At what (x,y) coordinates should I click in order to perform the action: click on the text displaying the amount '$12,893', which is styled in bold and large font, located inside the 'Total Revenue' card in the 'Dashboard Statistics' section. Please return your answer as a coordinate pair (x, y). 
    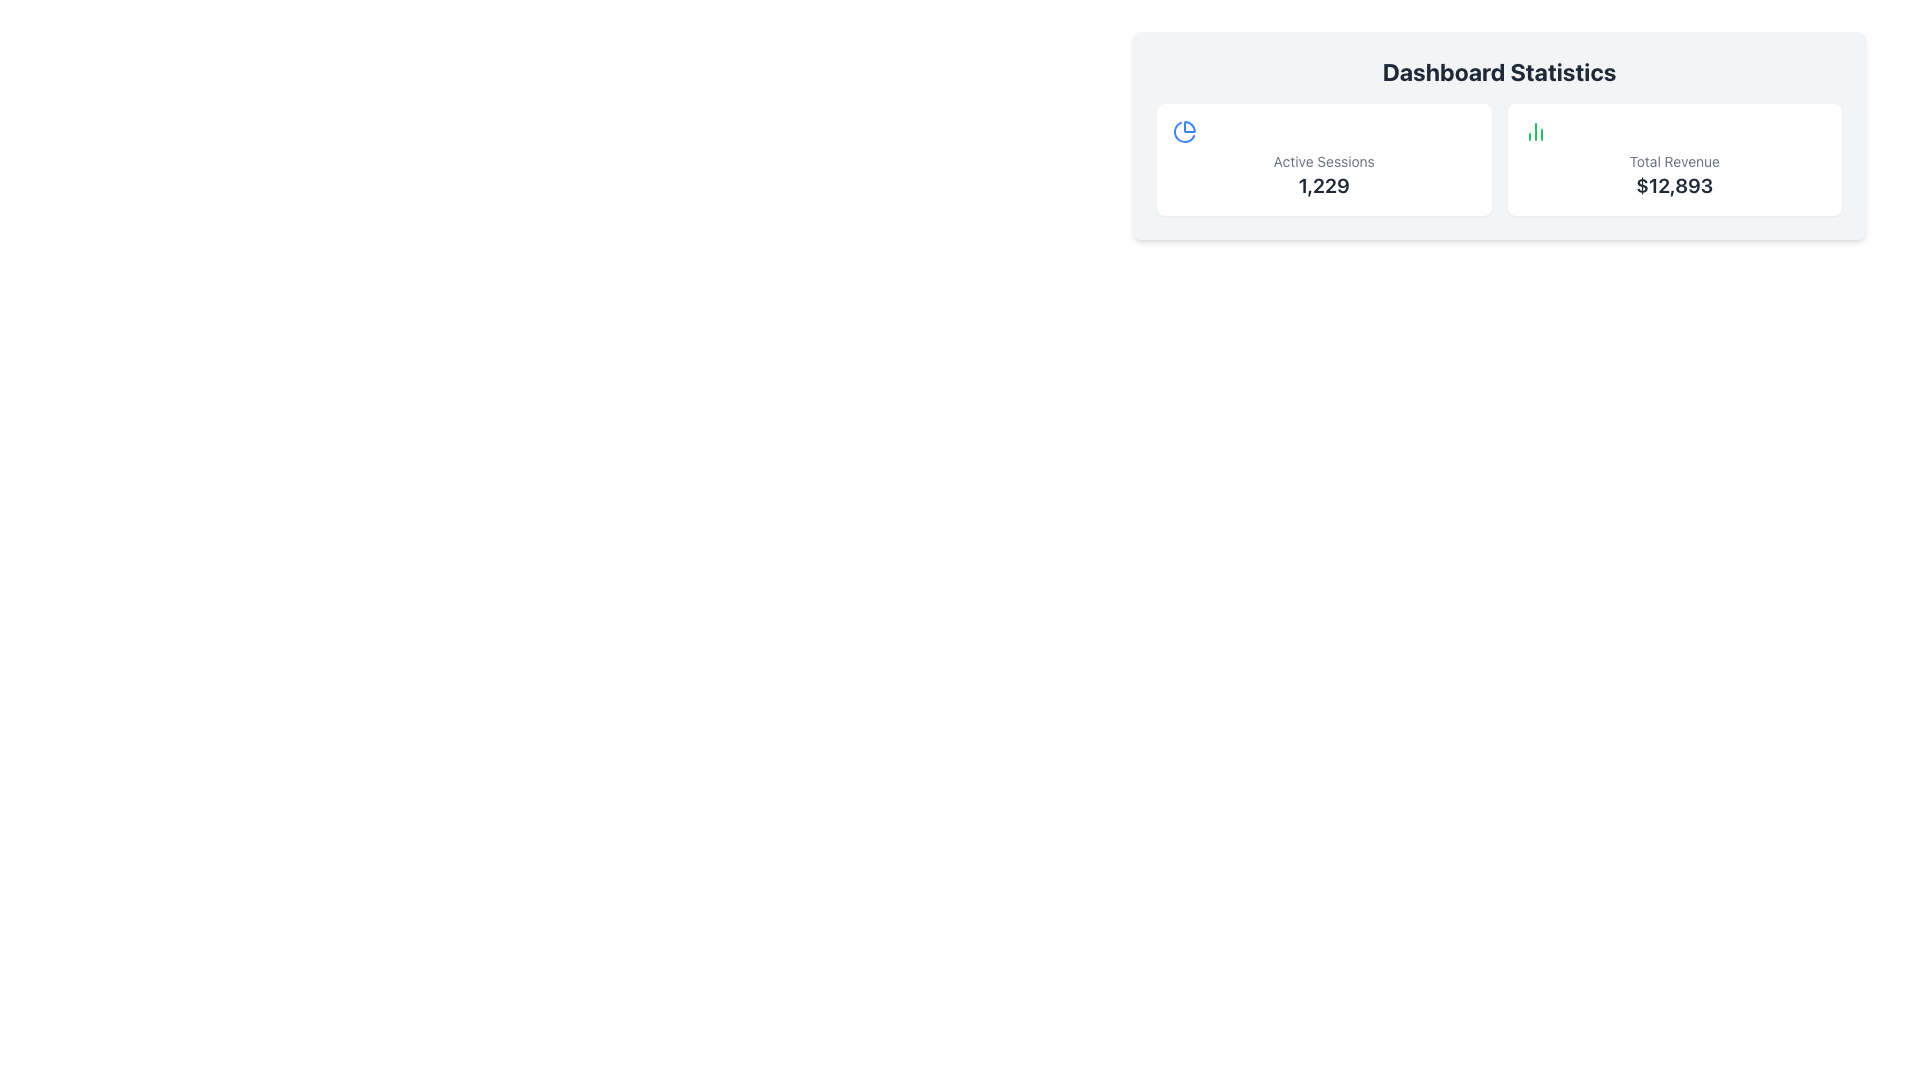
    Looking at the image, I should click on (1674, 185).